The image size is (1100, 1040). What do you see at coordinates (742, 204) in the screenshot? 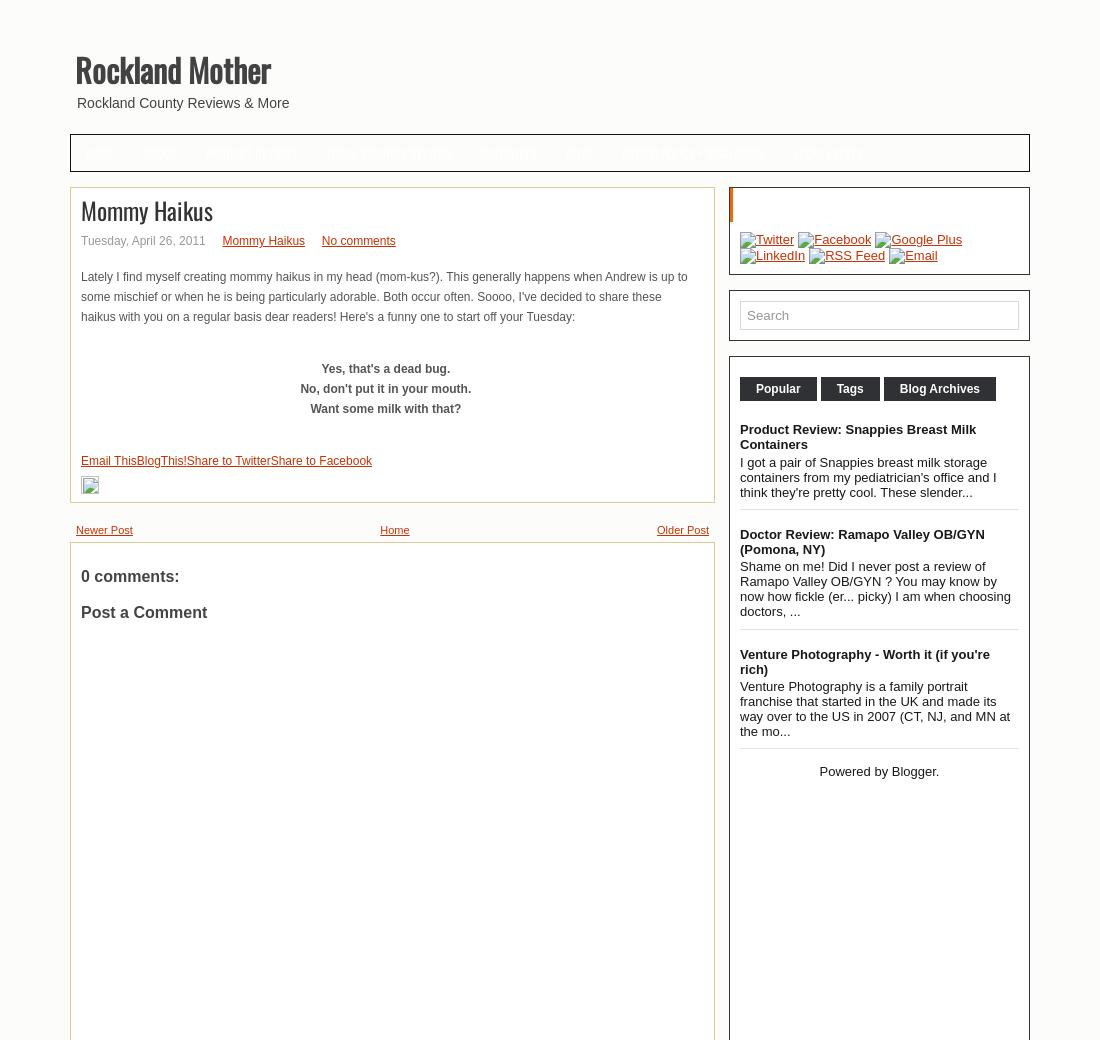
I see `'Social Profiles'` at bounding box center [742, 204].